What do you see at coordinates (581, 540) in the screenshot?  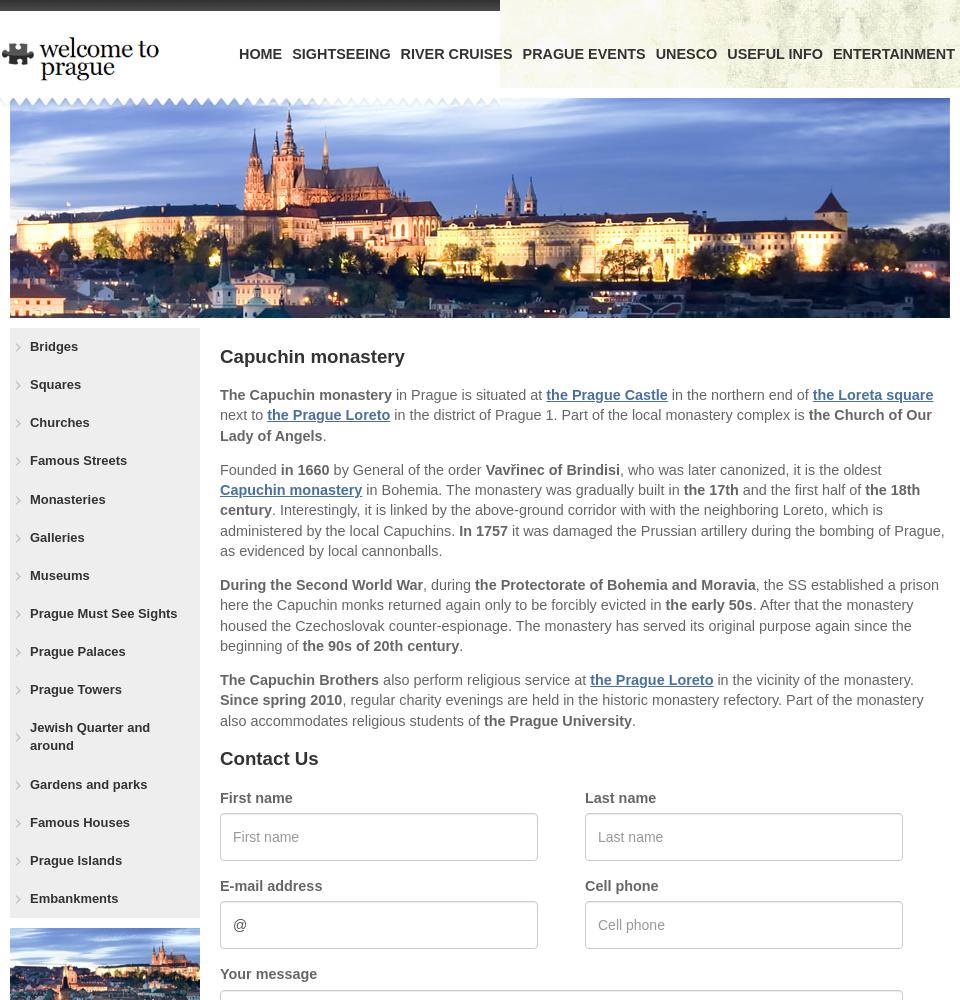 I see `'it was damaged the Prussian artillery during the bombing of Prague, as evidenced by local cannonballs.'` at bounding box center [581, 540].